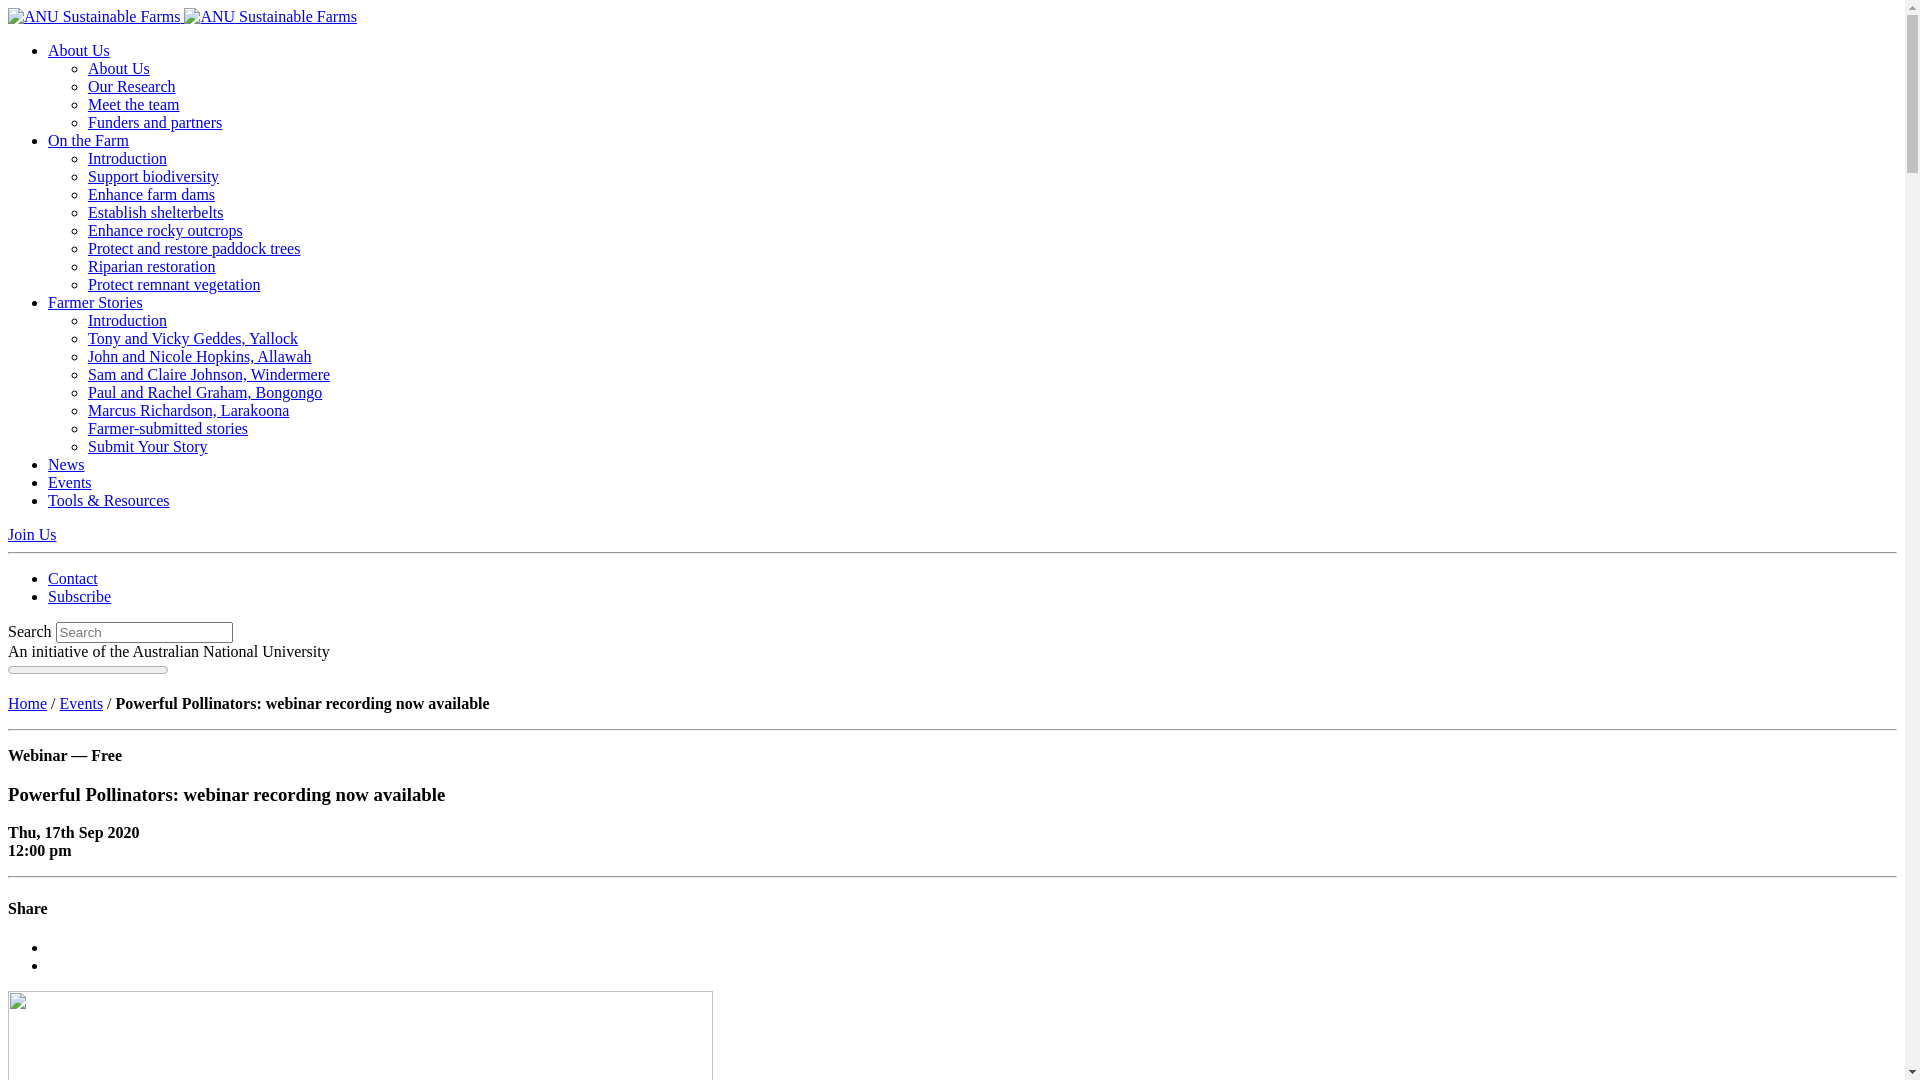  Describe the element at coordinates (150, 194) in the screenshot. I see `'Enhance farm dams'` at that location.